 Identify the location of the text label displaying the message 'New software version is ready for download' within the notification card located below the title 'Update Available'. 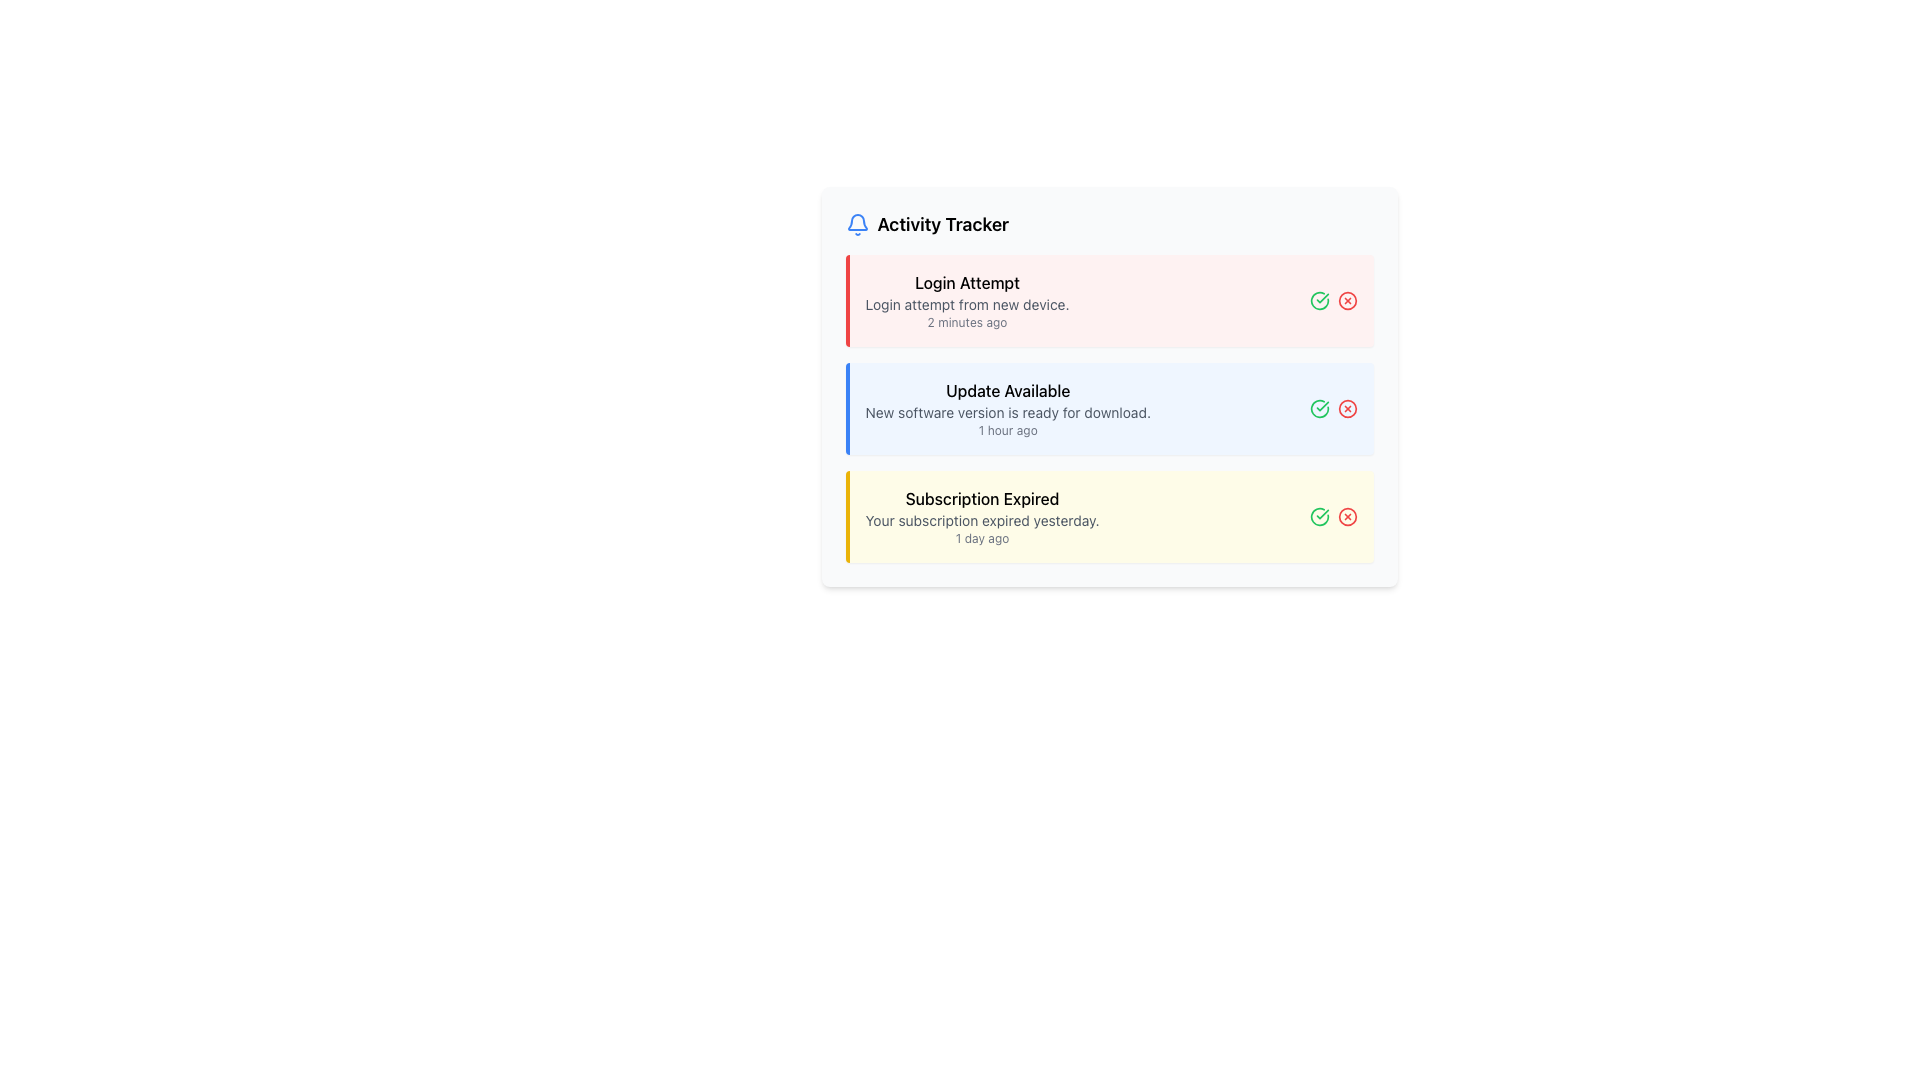
(1008, 411).